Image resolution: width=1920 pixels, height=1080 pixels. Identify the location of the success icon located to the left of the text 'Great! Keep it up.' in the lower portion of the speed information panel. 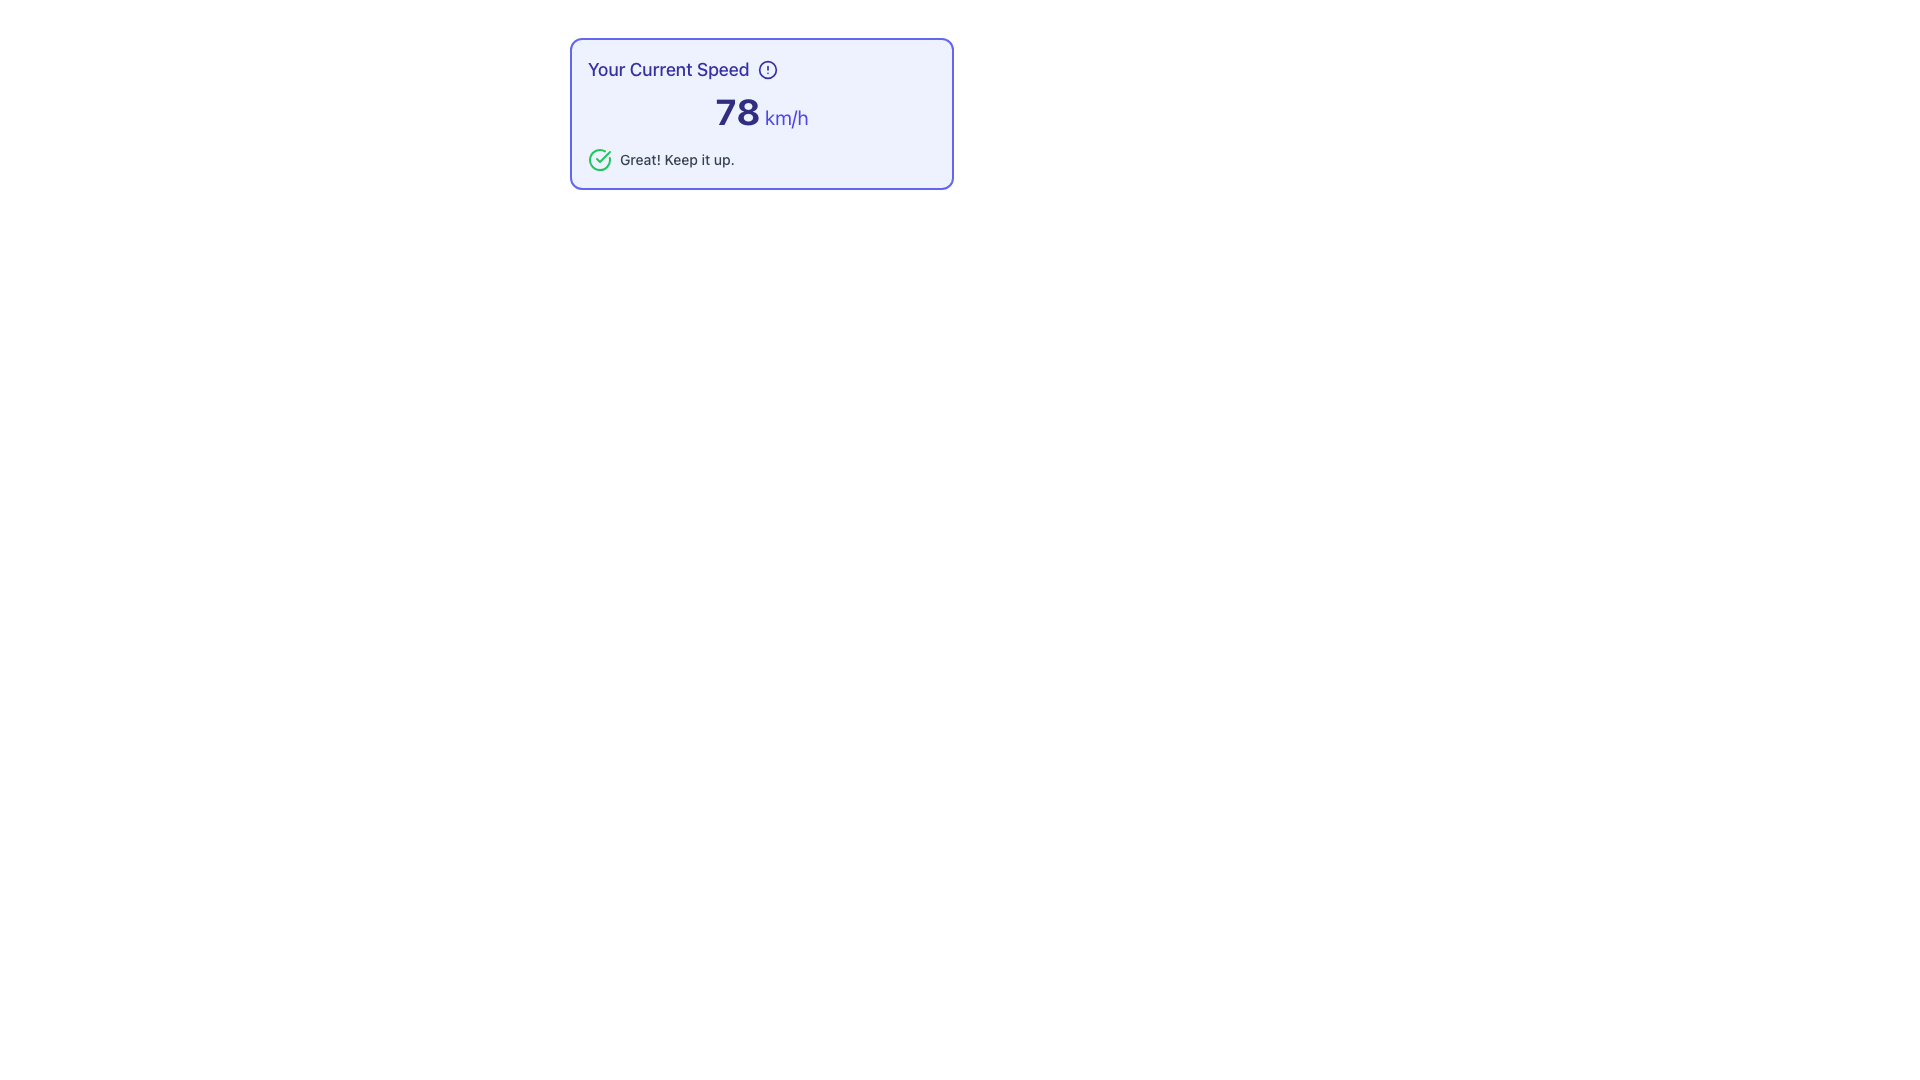
(599, 158).